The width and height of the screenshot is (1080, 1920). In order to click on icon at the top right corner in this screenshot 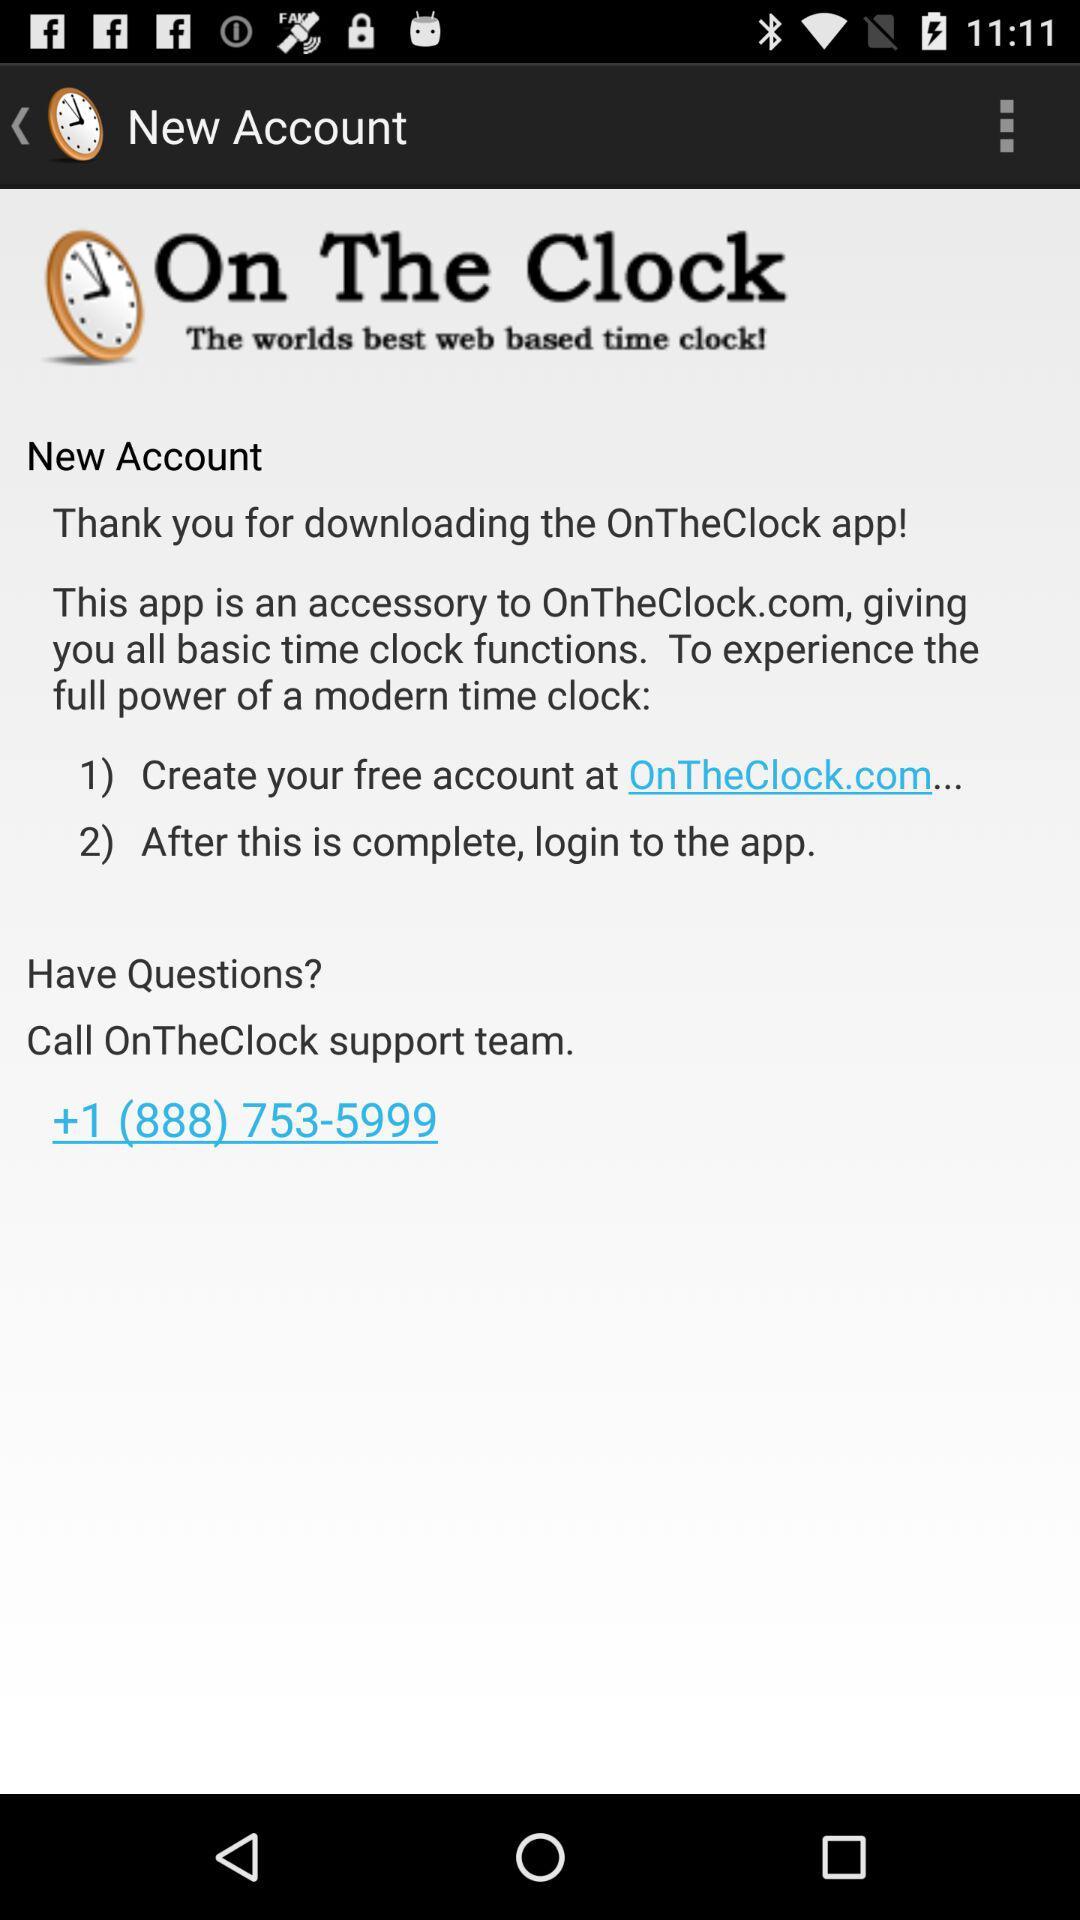, I will do `click(1006, 124)`.